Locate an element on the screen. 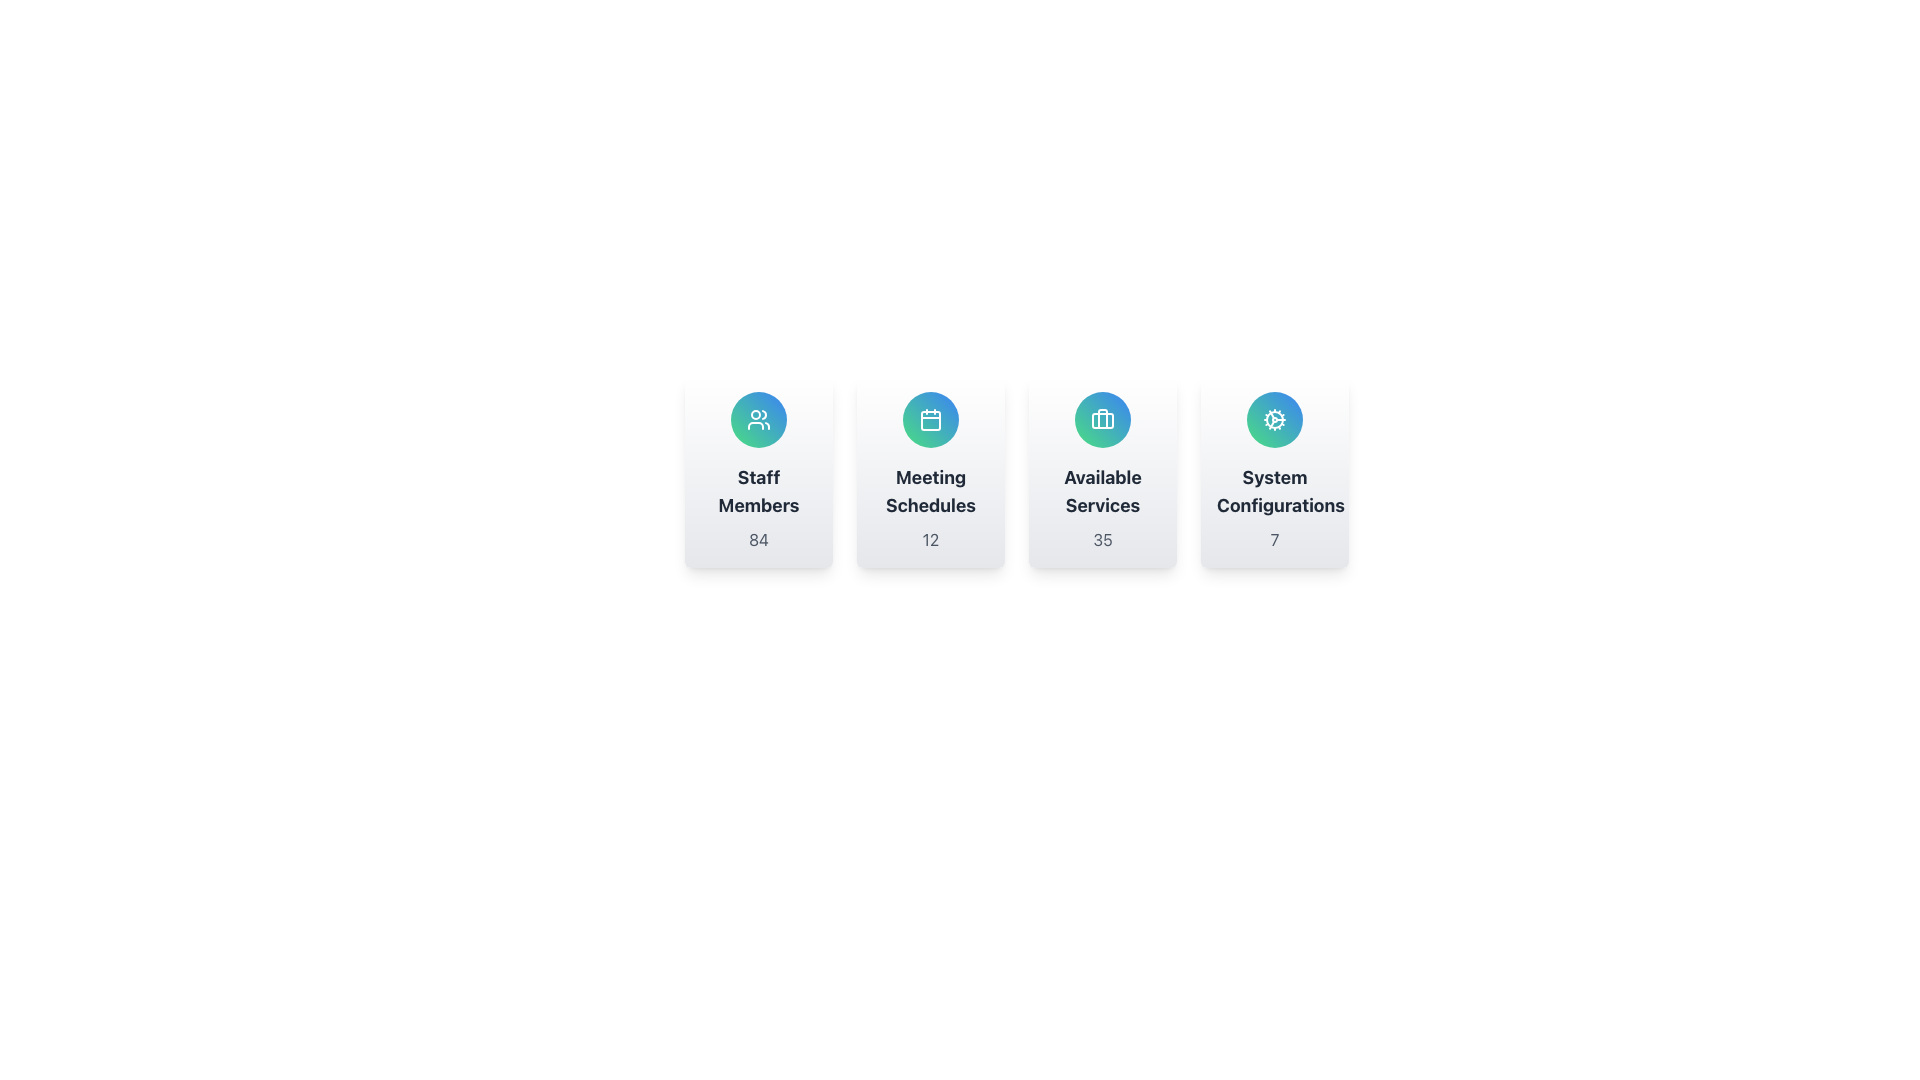 The width and height of the screenshot is (1920, 1080). the 'Staff Members' icon located in the first card from the left in a set of four horizontally arranged cards is located at coordinates (757, 419).